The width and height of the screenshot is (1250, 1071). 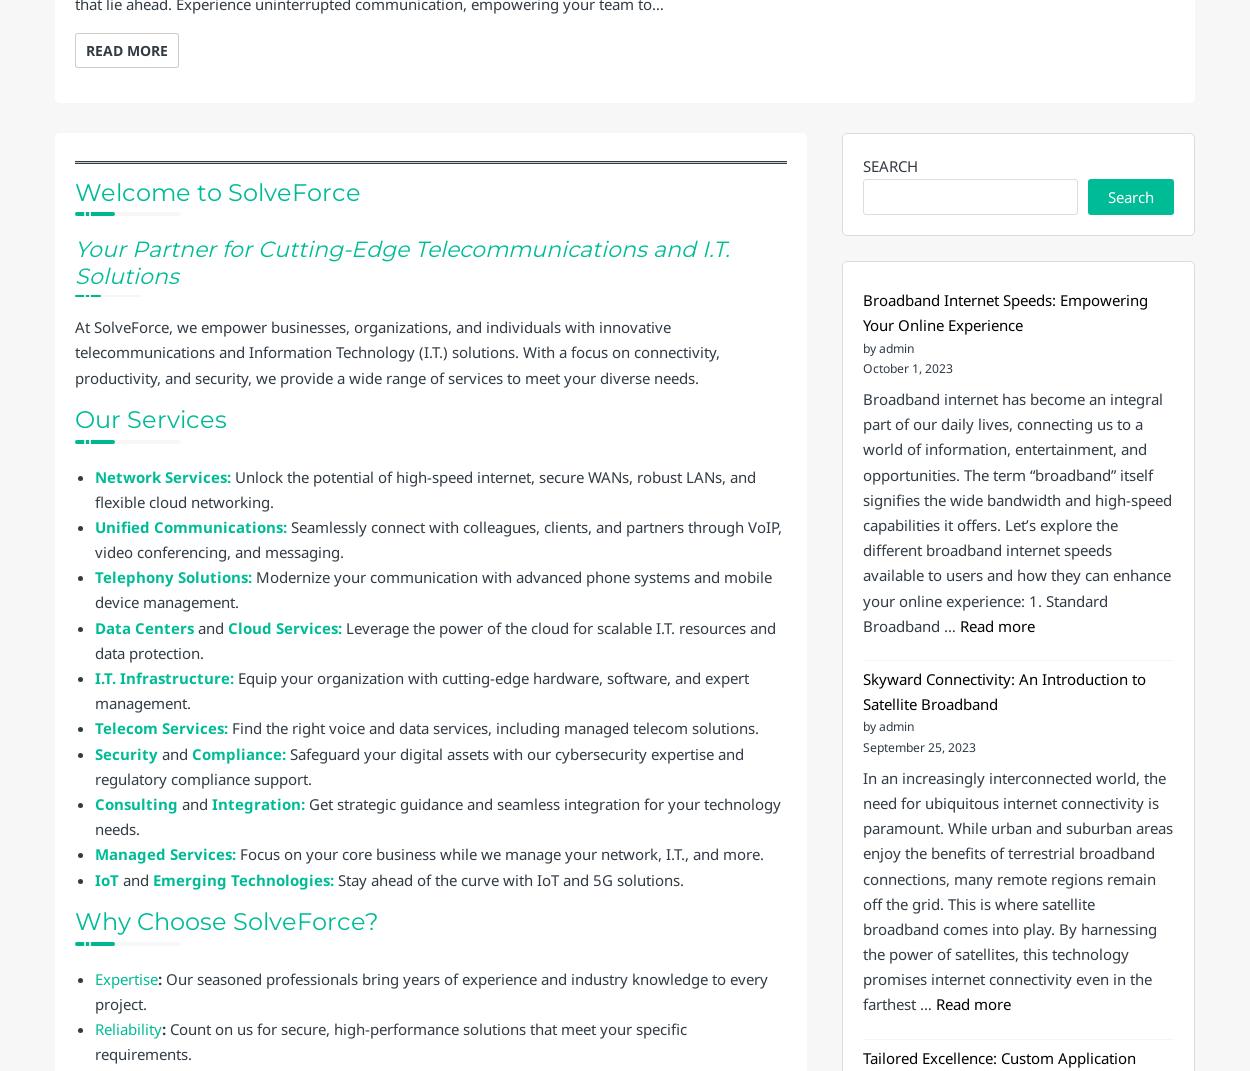 I want to click on 'Data Centers', so click(x=144, y=625).